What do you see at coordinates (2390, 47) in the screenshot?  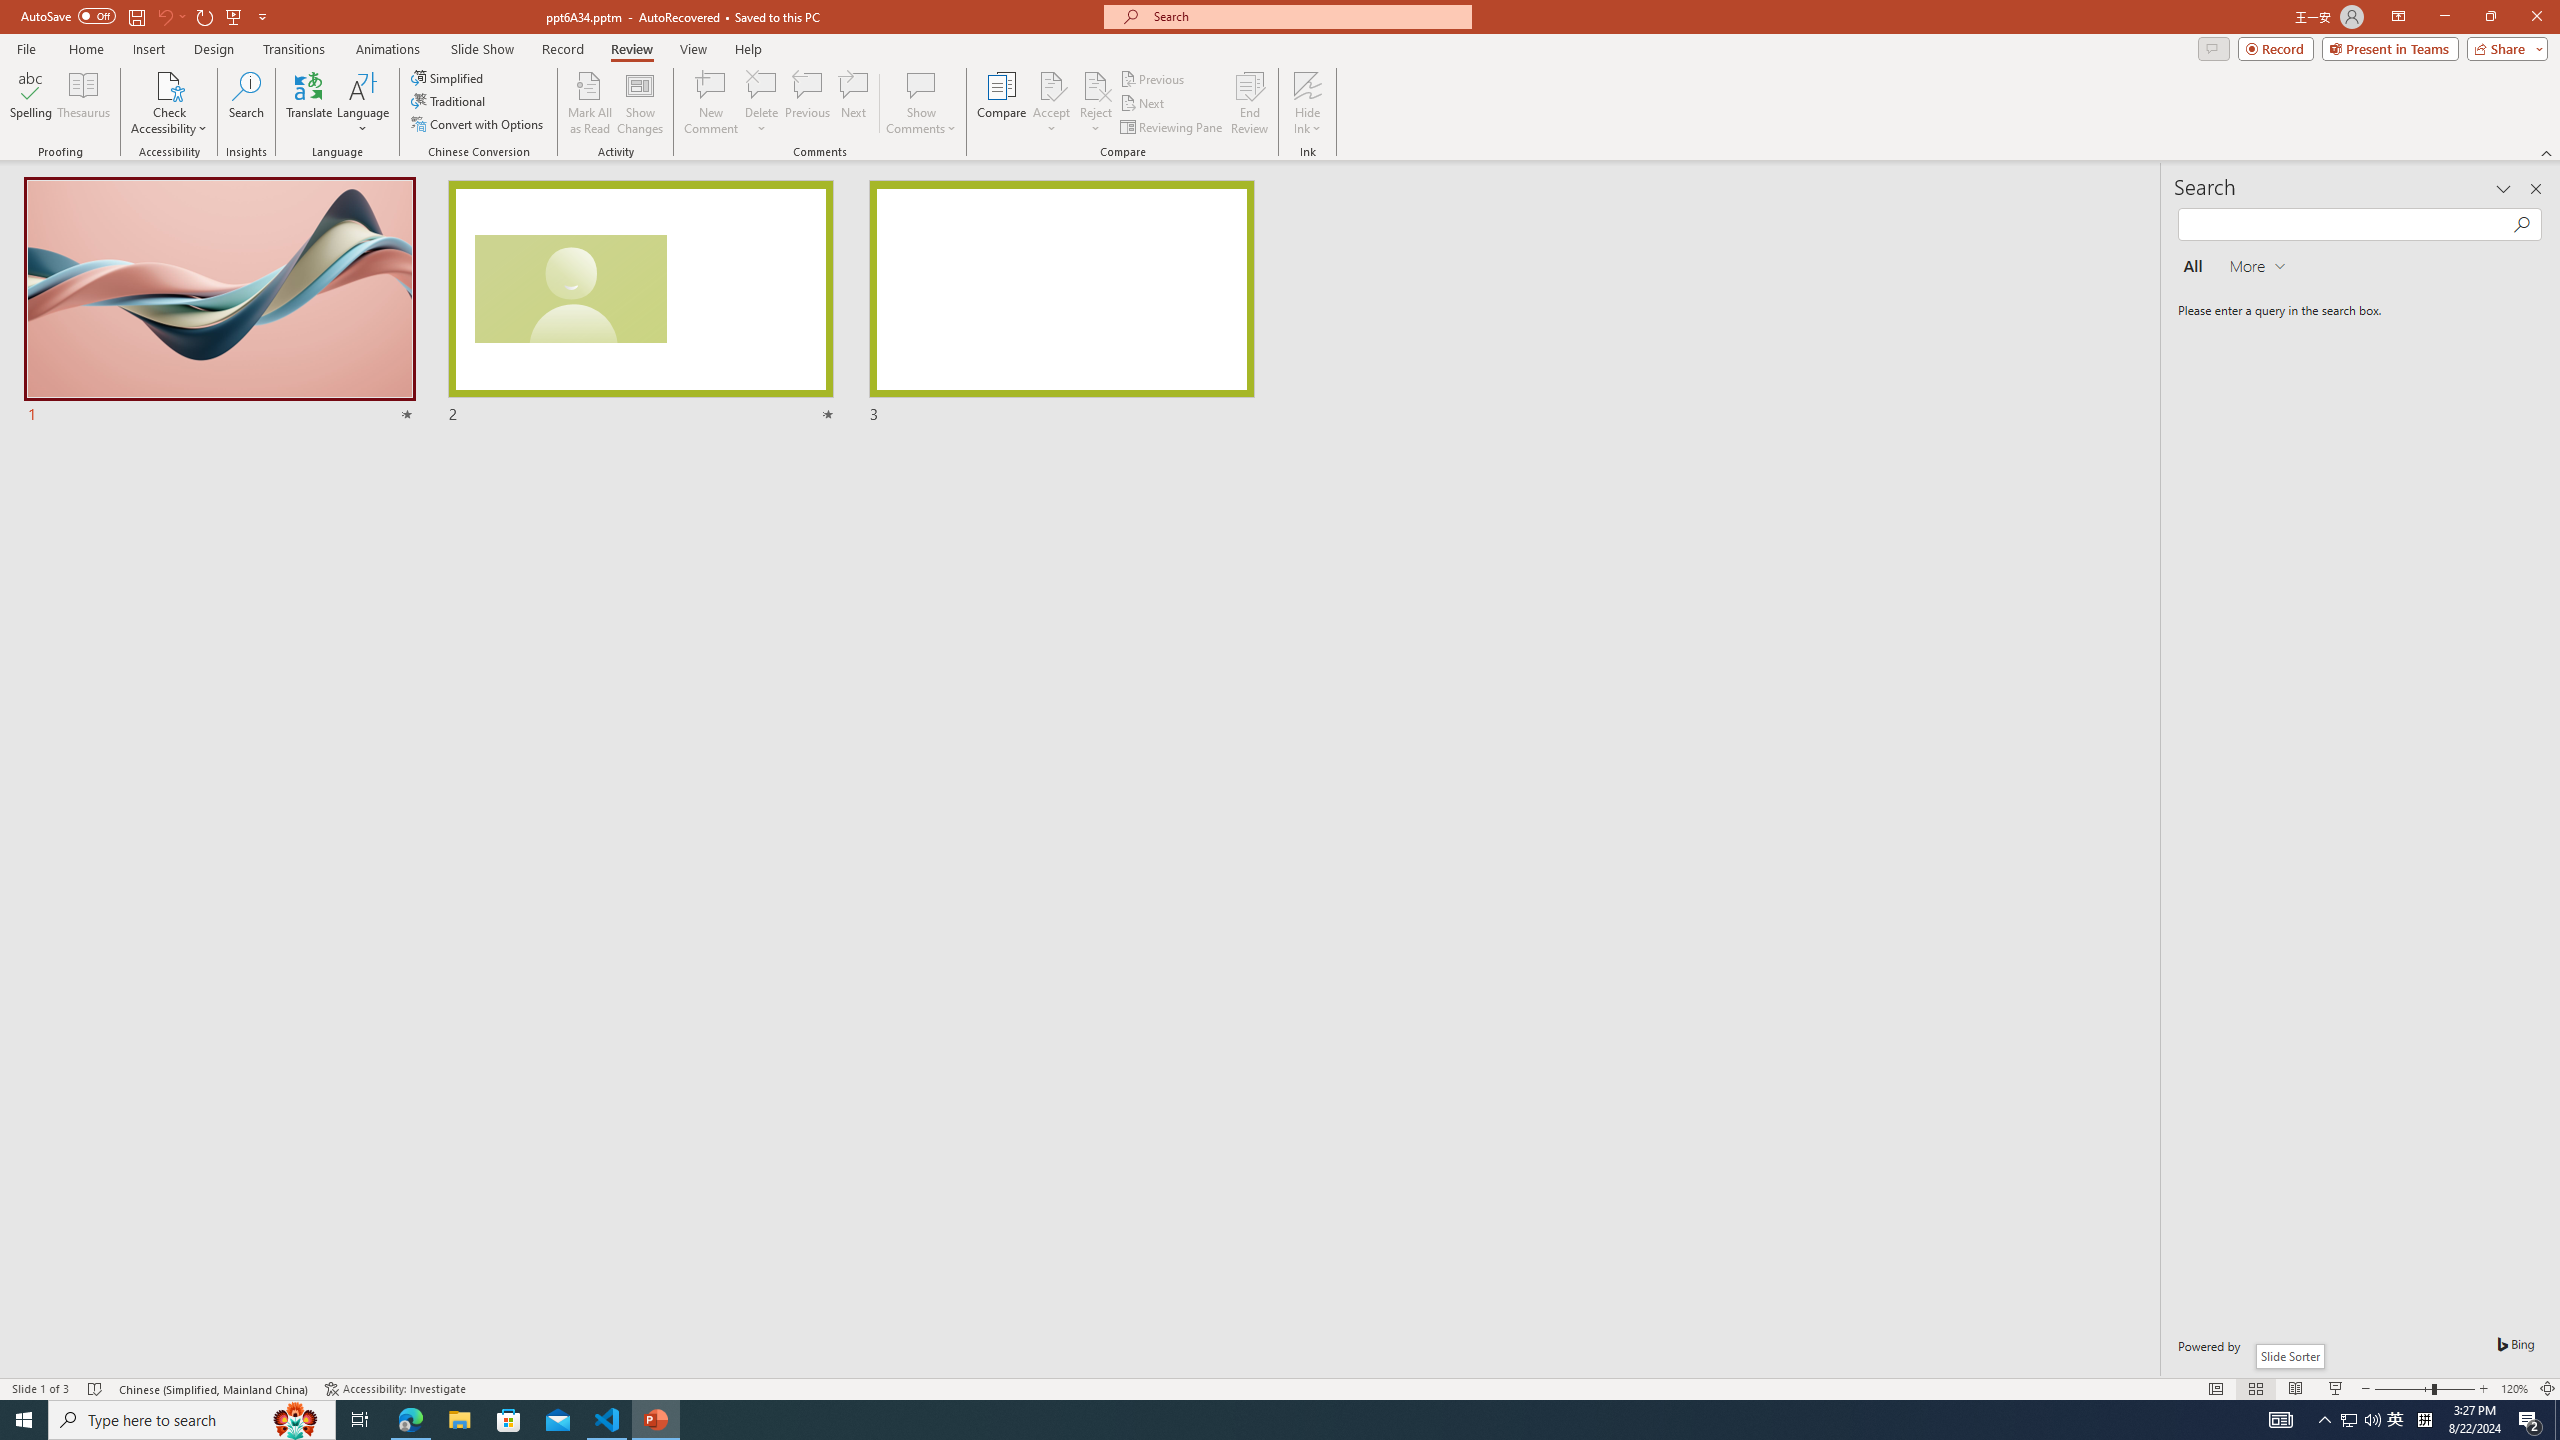 I see `'Present in Teams'` at bounding box center [2390, 47].